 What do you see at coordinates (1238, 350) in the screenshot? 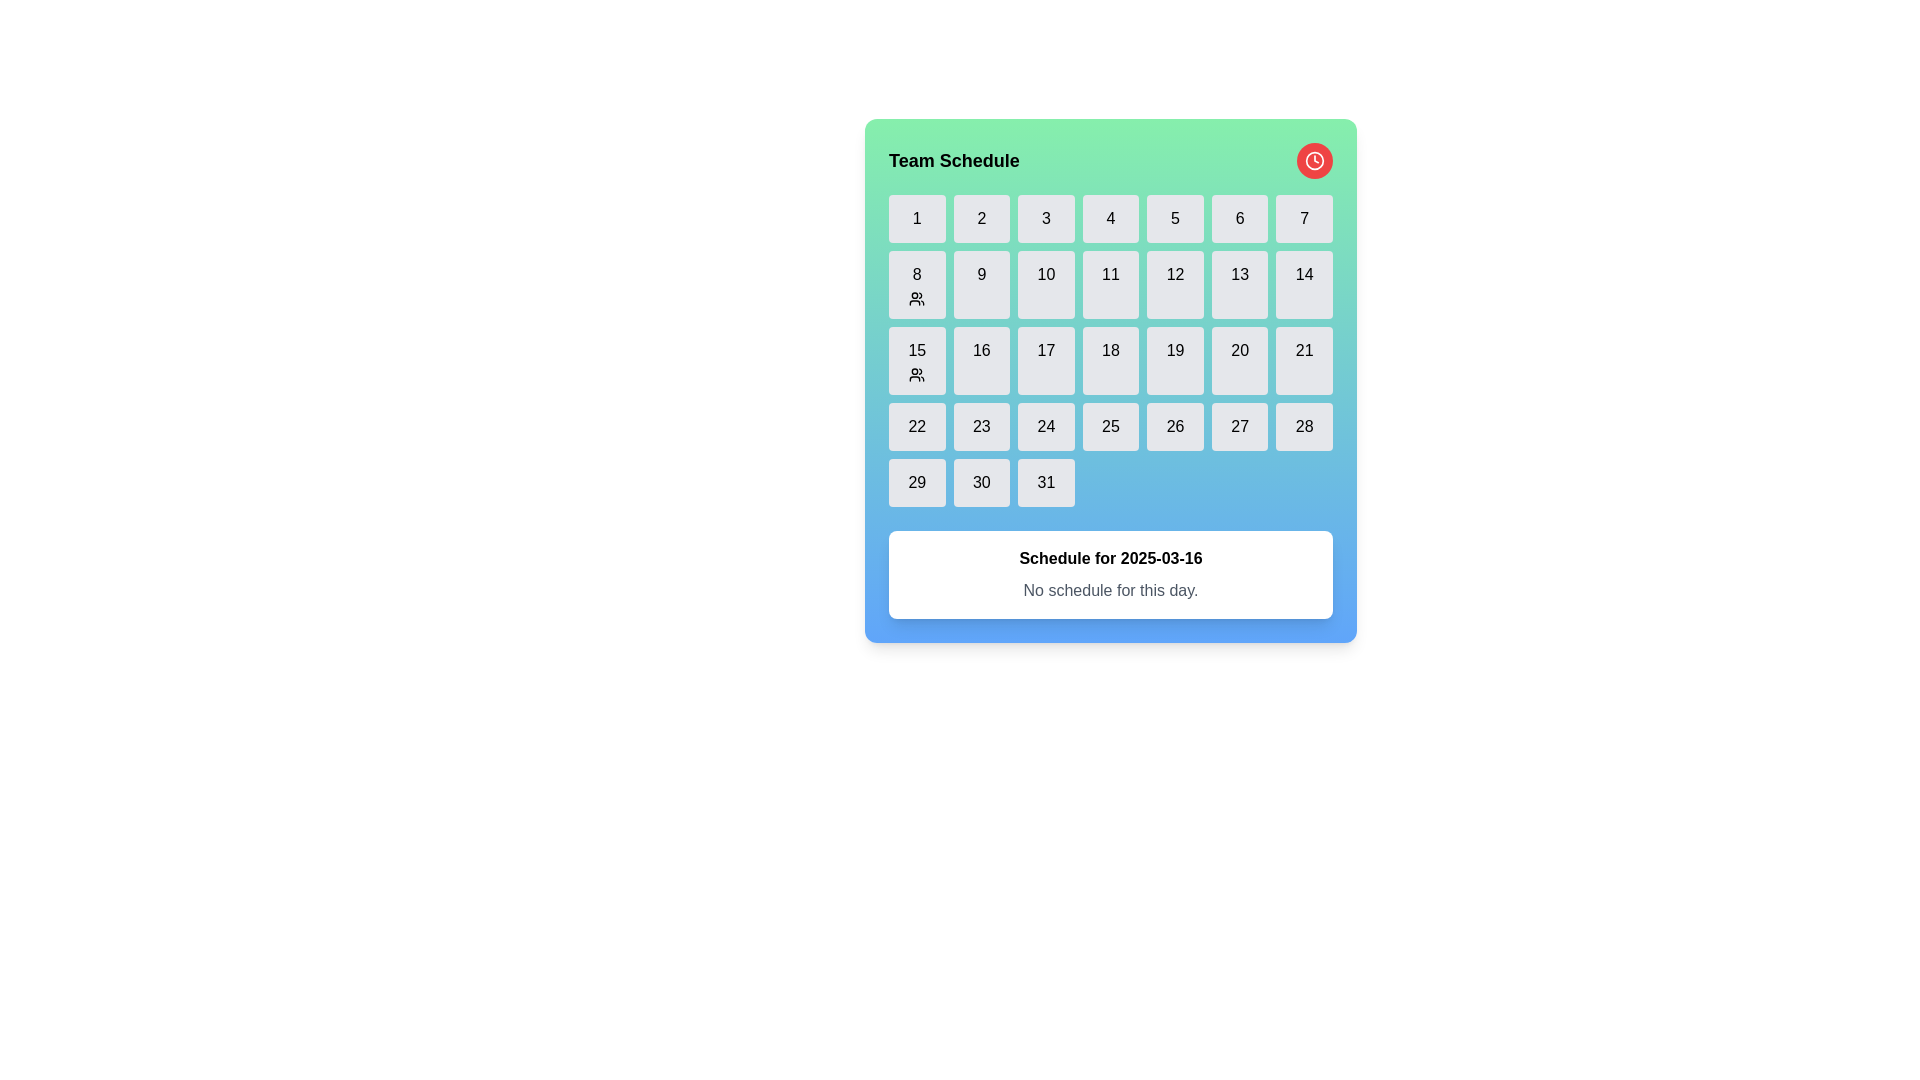
I see `the button displaying the date '20' in the 'Team Schedule' interface` at bounding box center [1238, 350].